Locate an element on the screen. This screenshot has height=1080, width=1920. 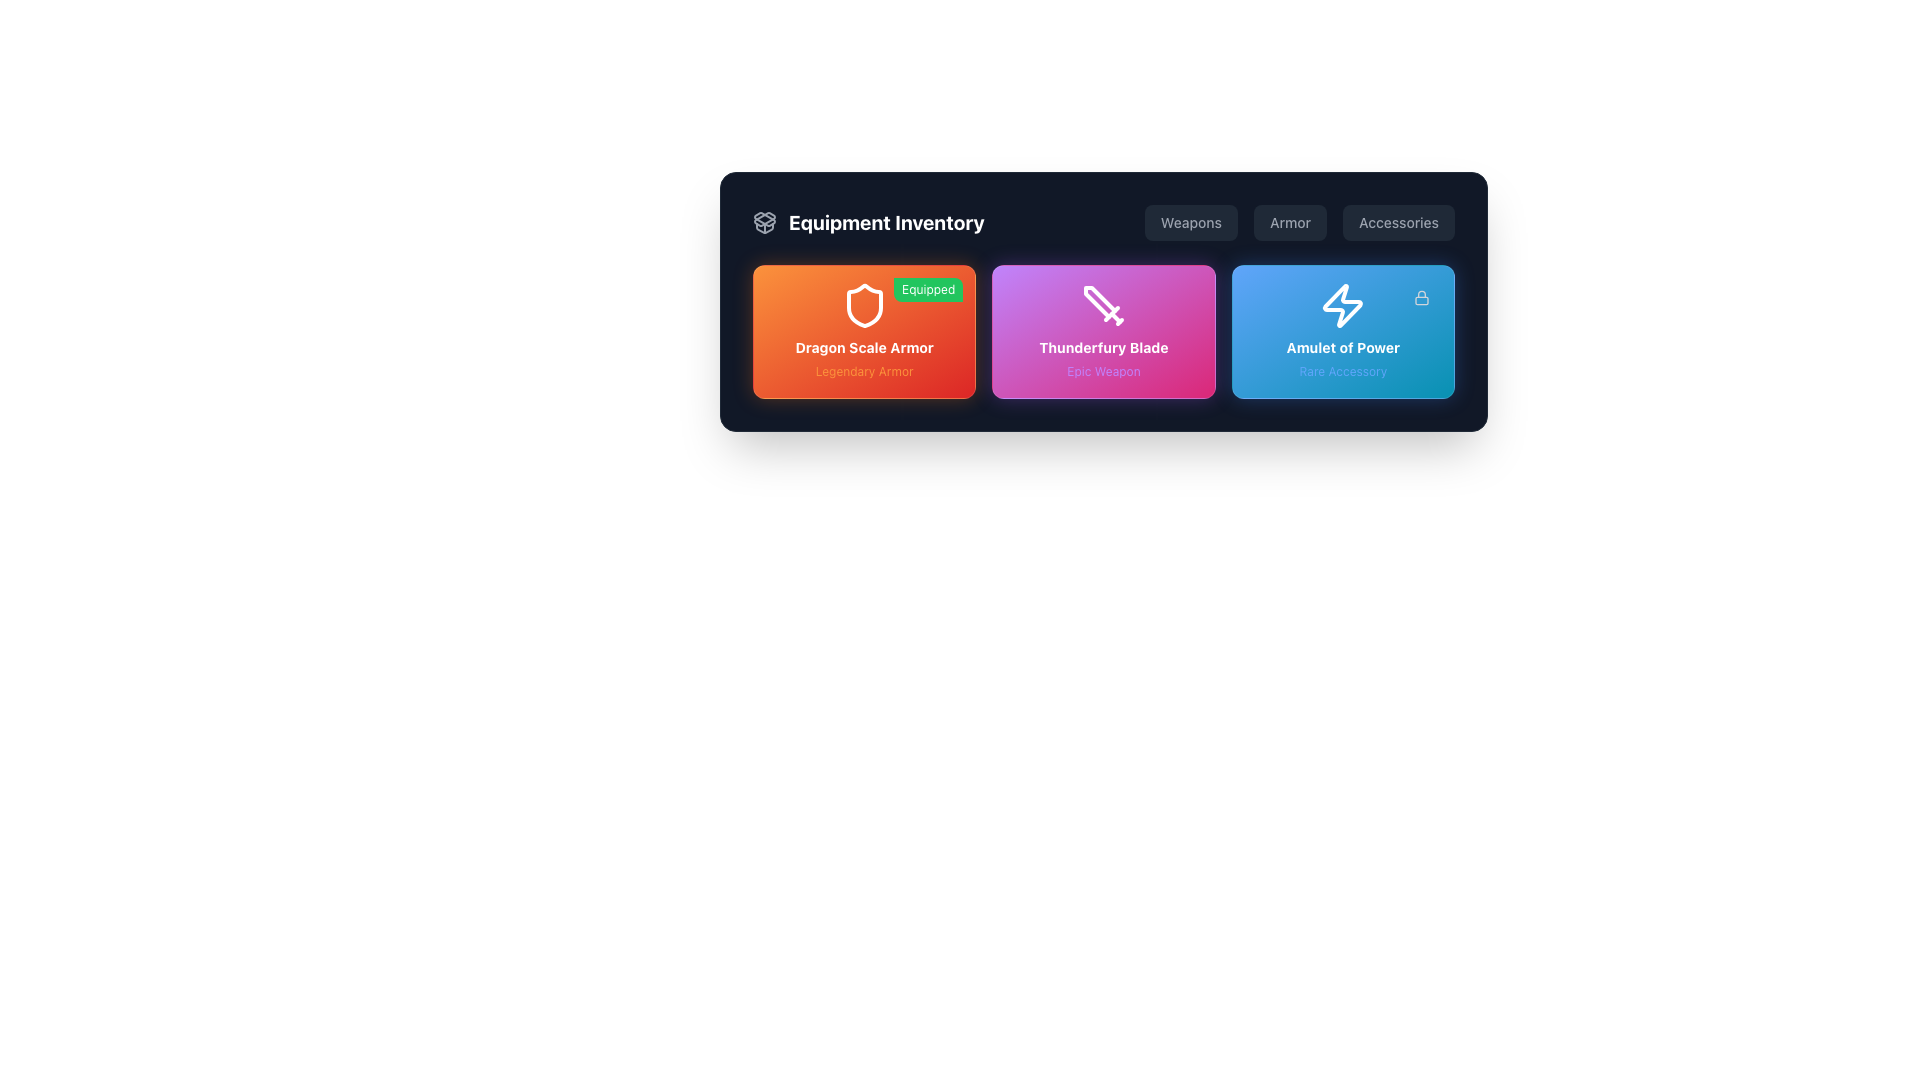
the Card element representing the 'Thunderfury Blade' in the inventory is located at coordinates (1103, 330).